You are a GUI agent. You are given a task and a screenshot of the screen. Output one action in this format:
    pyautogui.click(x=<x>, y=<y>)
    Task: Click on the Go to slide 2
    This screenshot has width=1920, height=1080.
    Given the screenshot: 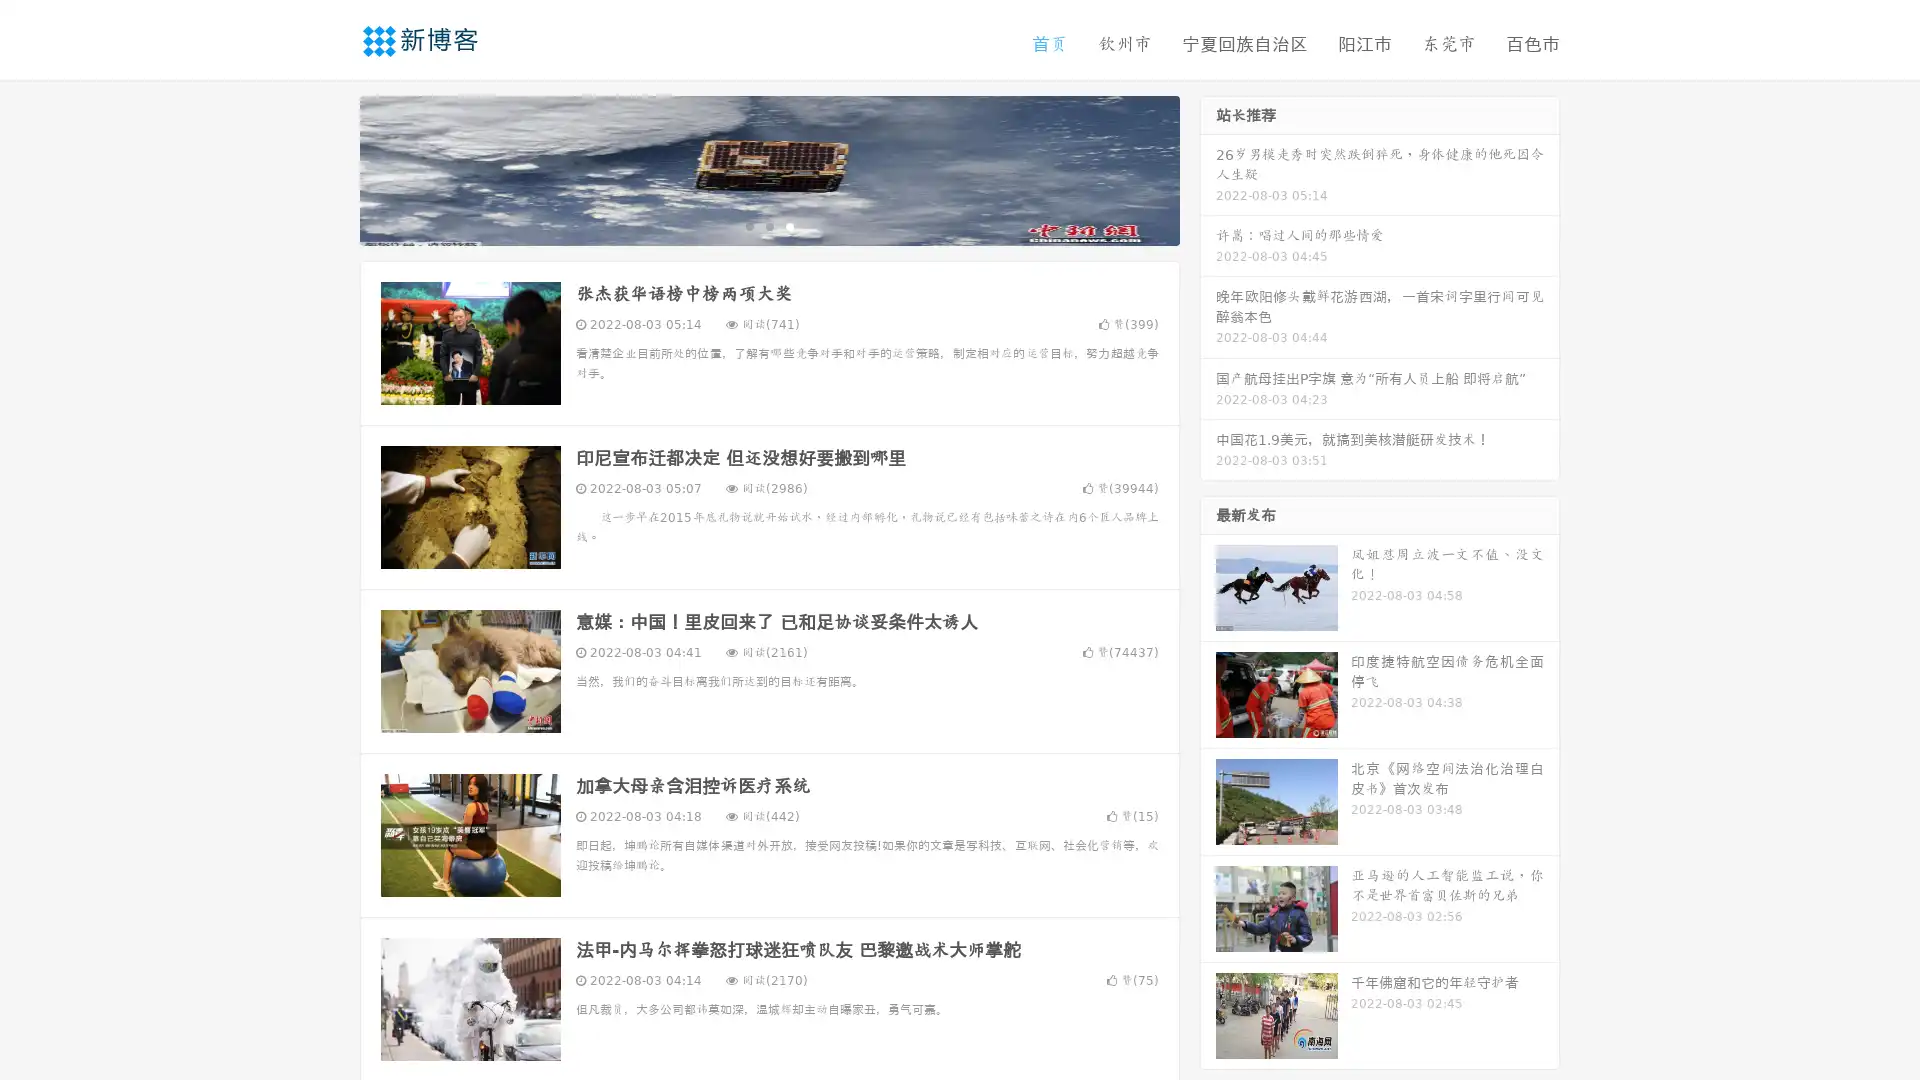 What is the action you would take?
    pyautogui.click(x=768, y=225)
    